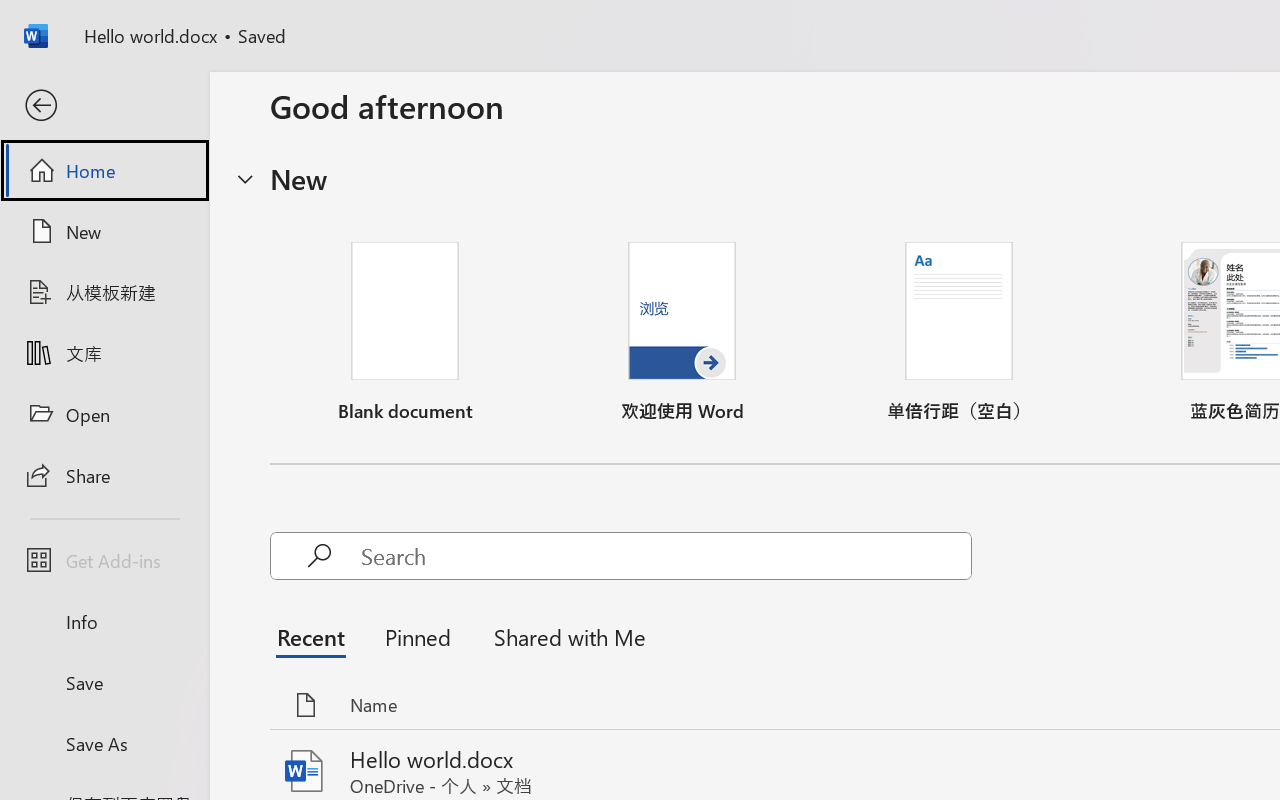 Image resolution: width=1280 pixels, height=800 pixels. Describe the element at coordinates (404, 331) in the screenshot. I see `'Blank document'` at that location.